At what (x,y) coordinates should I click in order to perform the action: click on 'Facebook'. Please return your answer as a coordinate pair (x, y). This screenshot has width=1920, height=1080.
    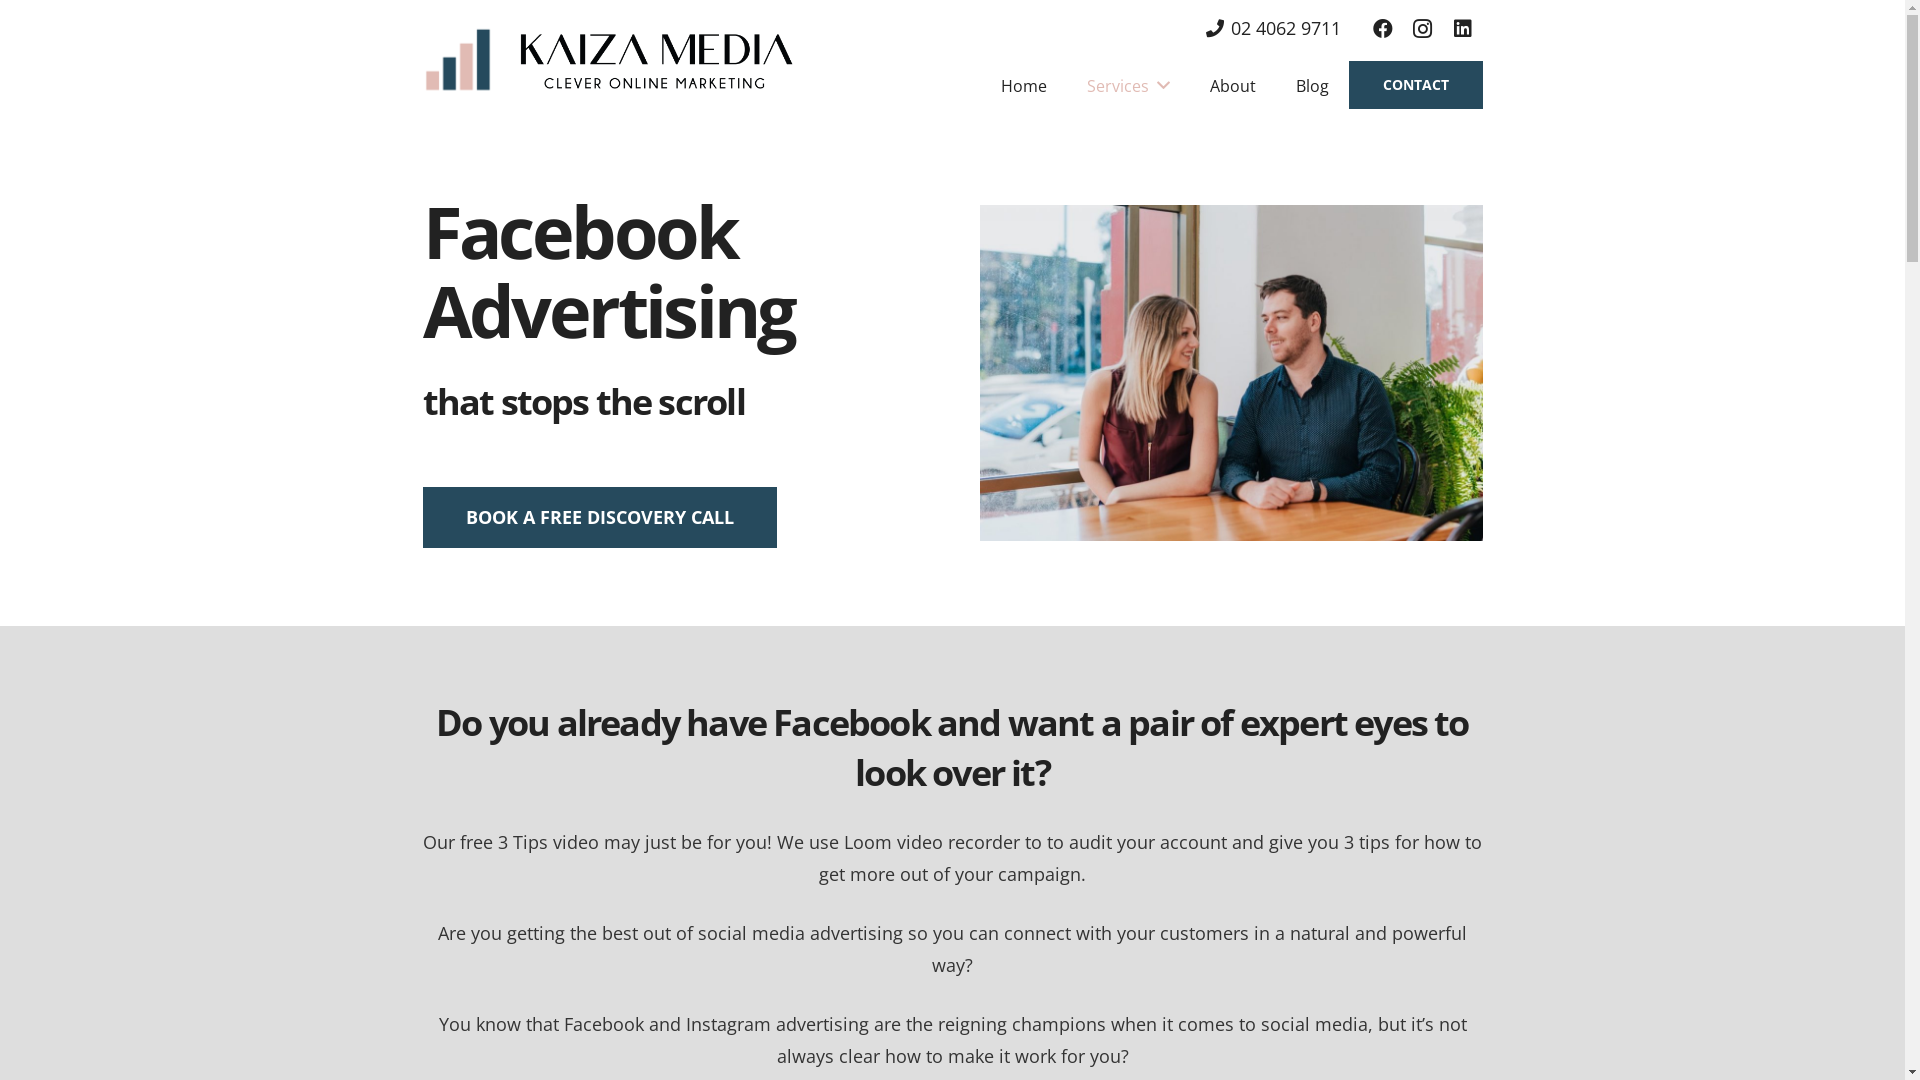
    Looking at the image, I should click on (1381, 29).